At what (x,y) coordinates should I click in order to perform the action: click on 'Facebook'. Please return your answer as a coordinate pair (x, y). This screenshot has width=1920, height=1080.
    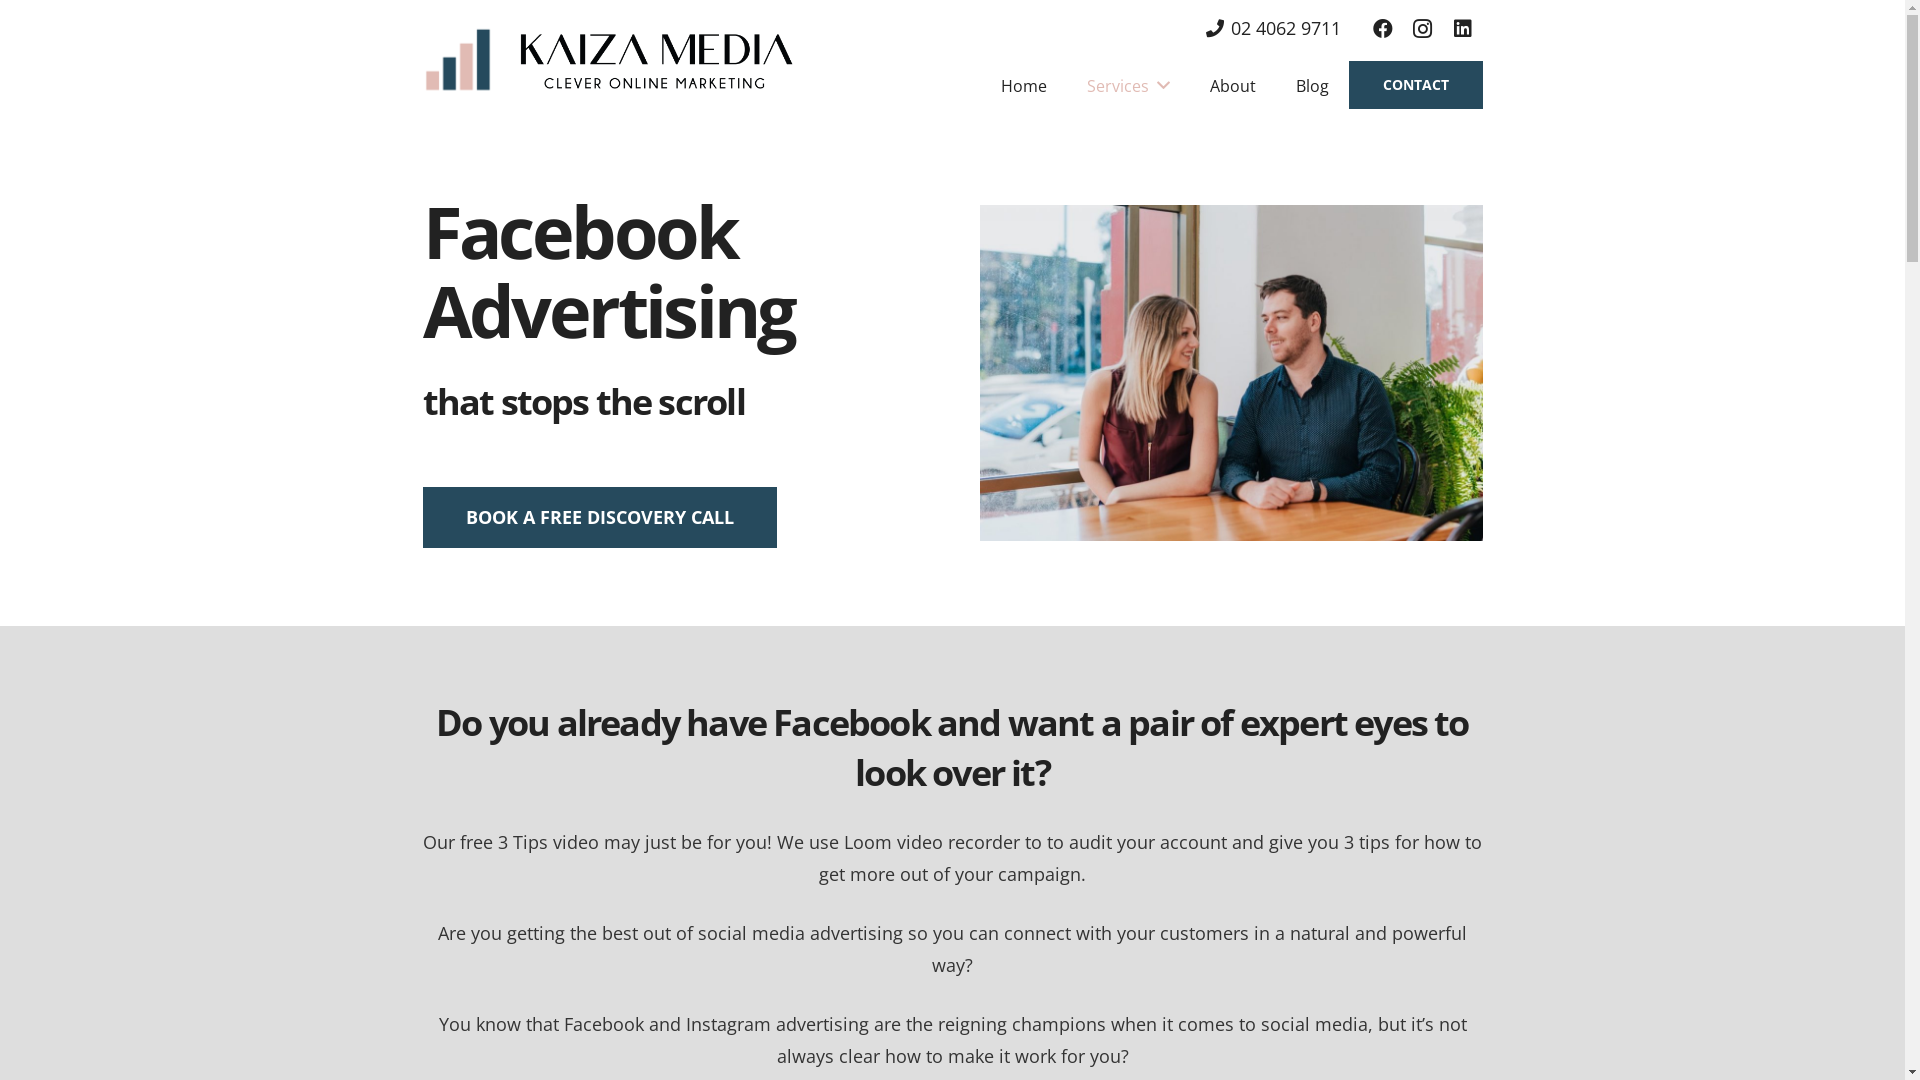
    Looking at the image, I should click on (1381, 29).